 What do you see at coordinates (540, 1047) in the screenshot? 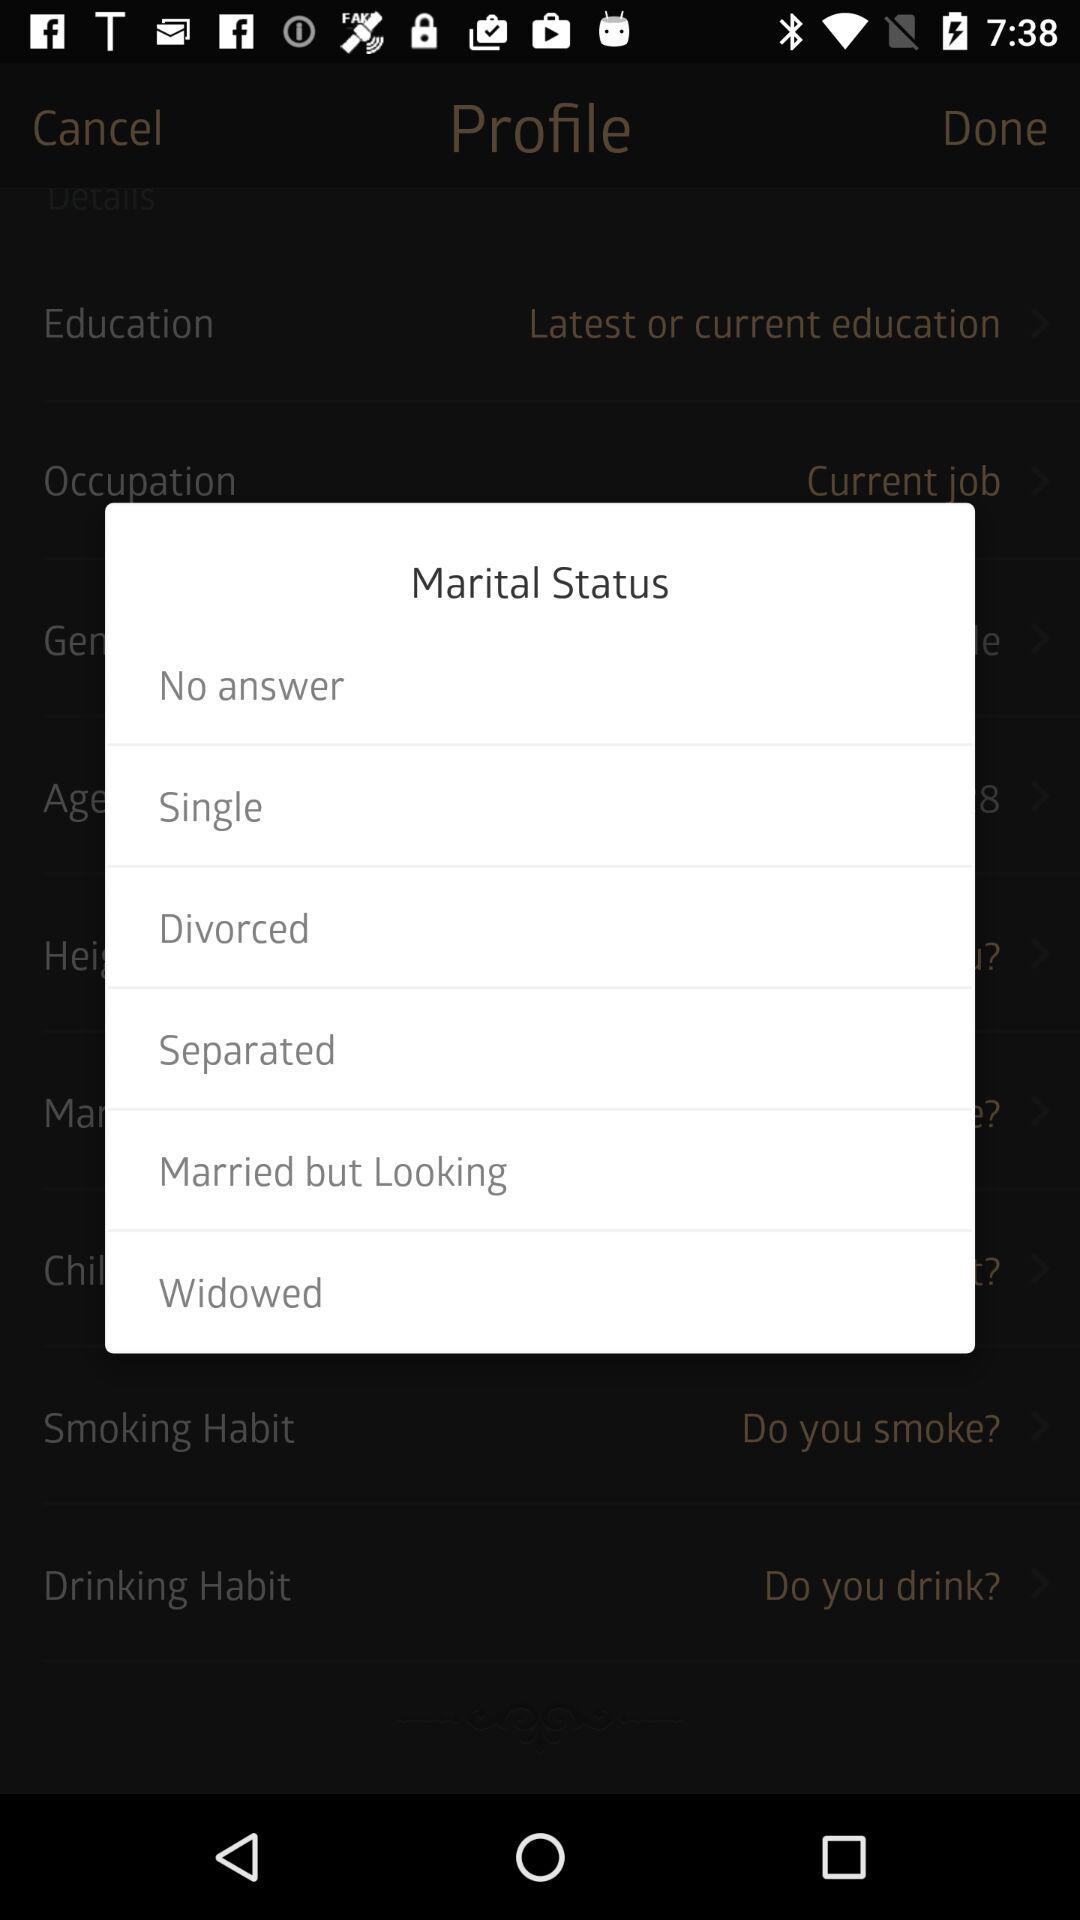
I see `the separated item` at bounding box center [540, 1047].